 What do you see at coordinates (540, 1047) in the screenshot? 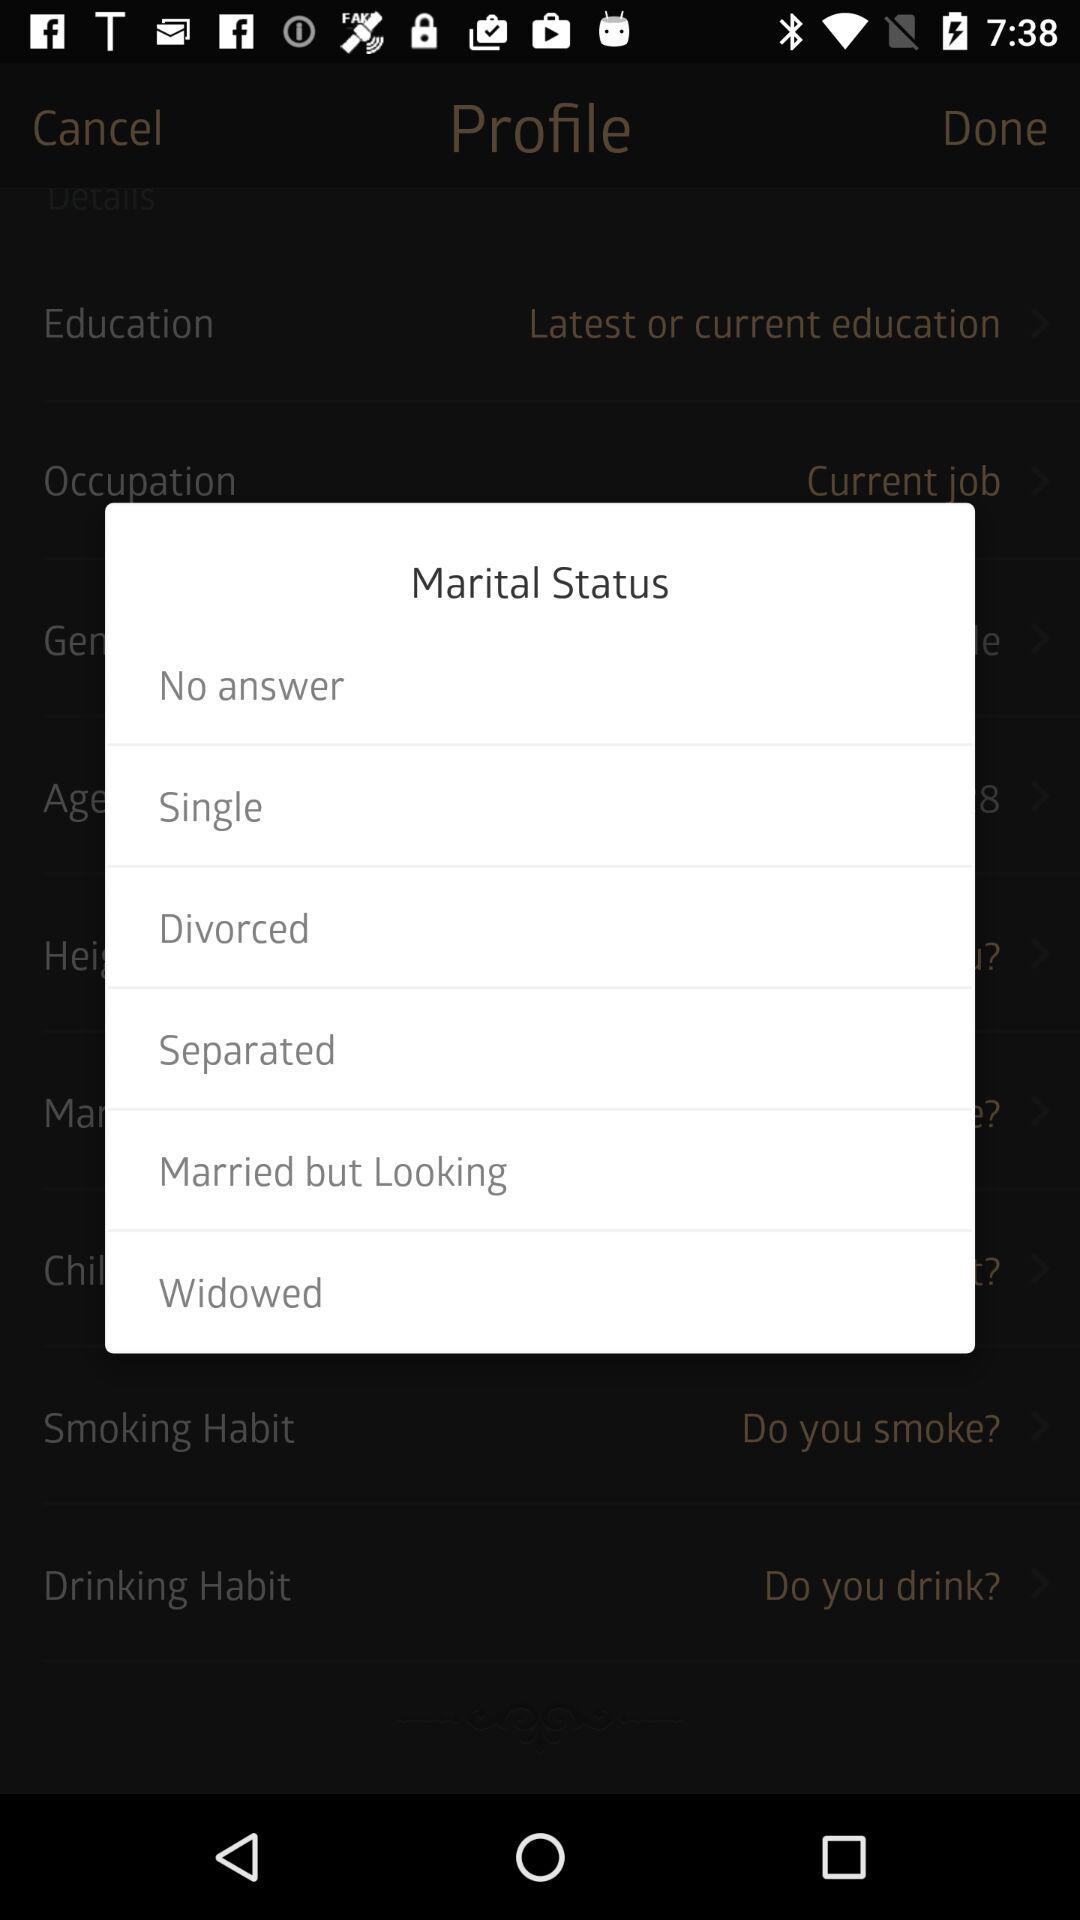
I see `the separated item` at bounding box center [540, 1047].